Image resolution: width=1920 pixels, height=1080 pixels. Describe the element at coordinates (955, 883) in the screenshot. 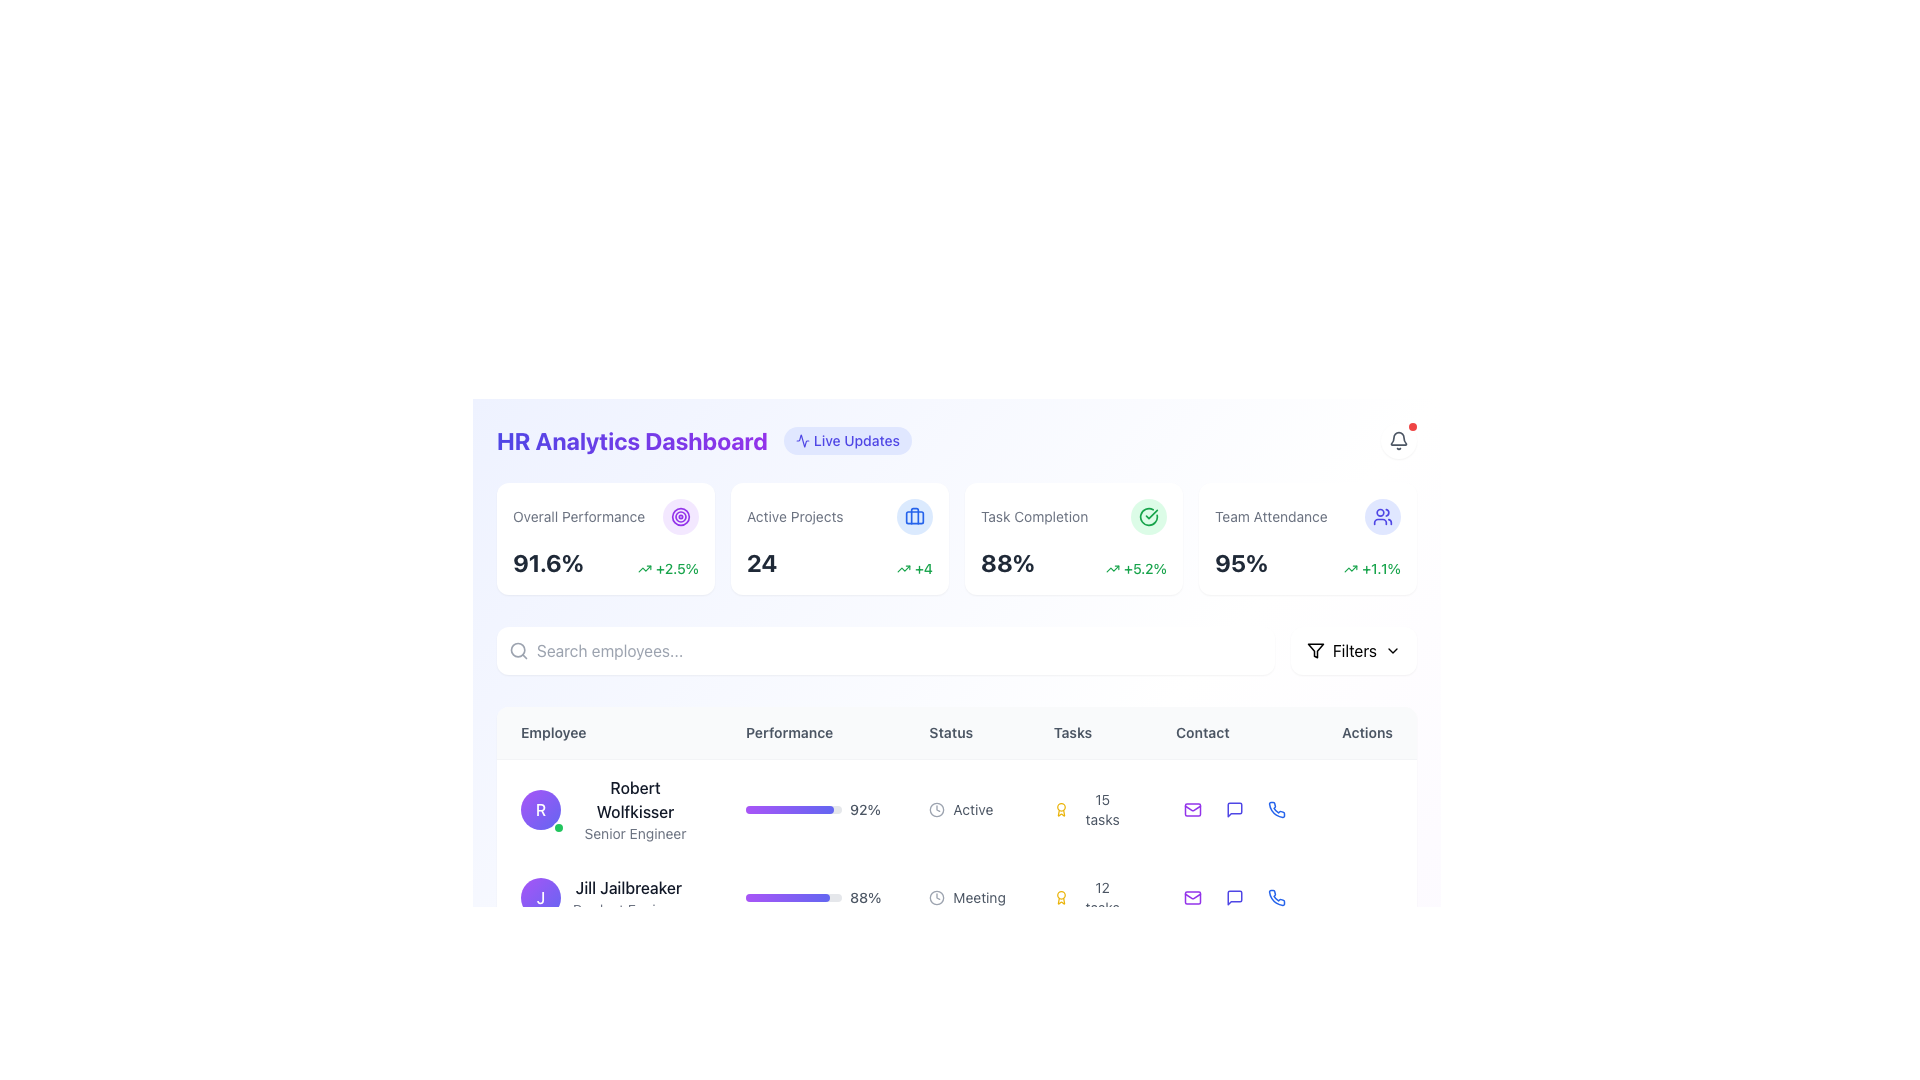

I see `the second row of the user table that contains details for 'Jill Jailbreaker', including role, performance percentage, status, and task details, to focus on the details` at that location.